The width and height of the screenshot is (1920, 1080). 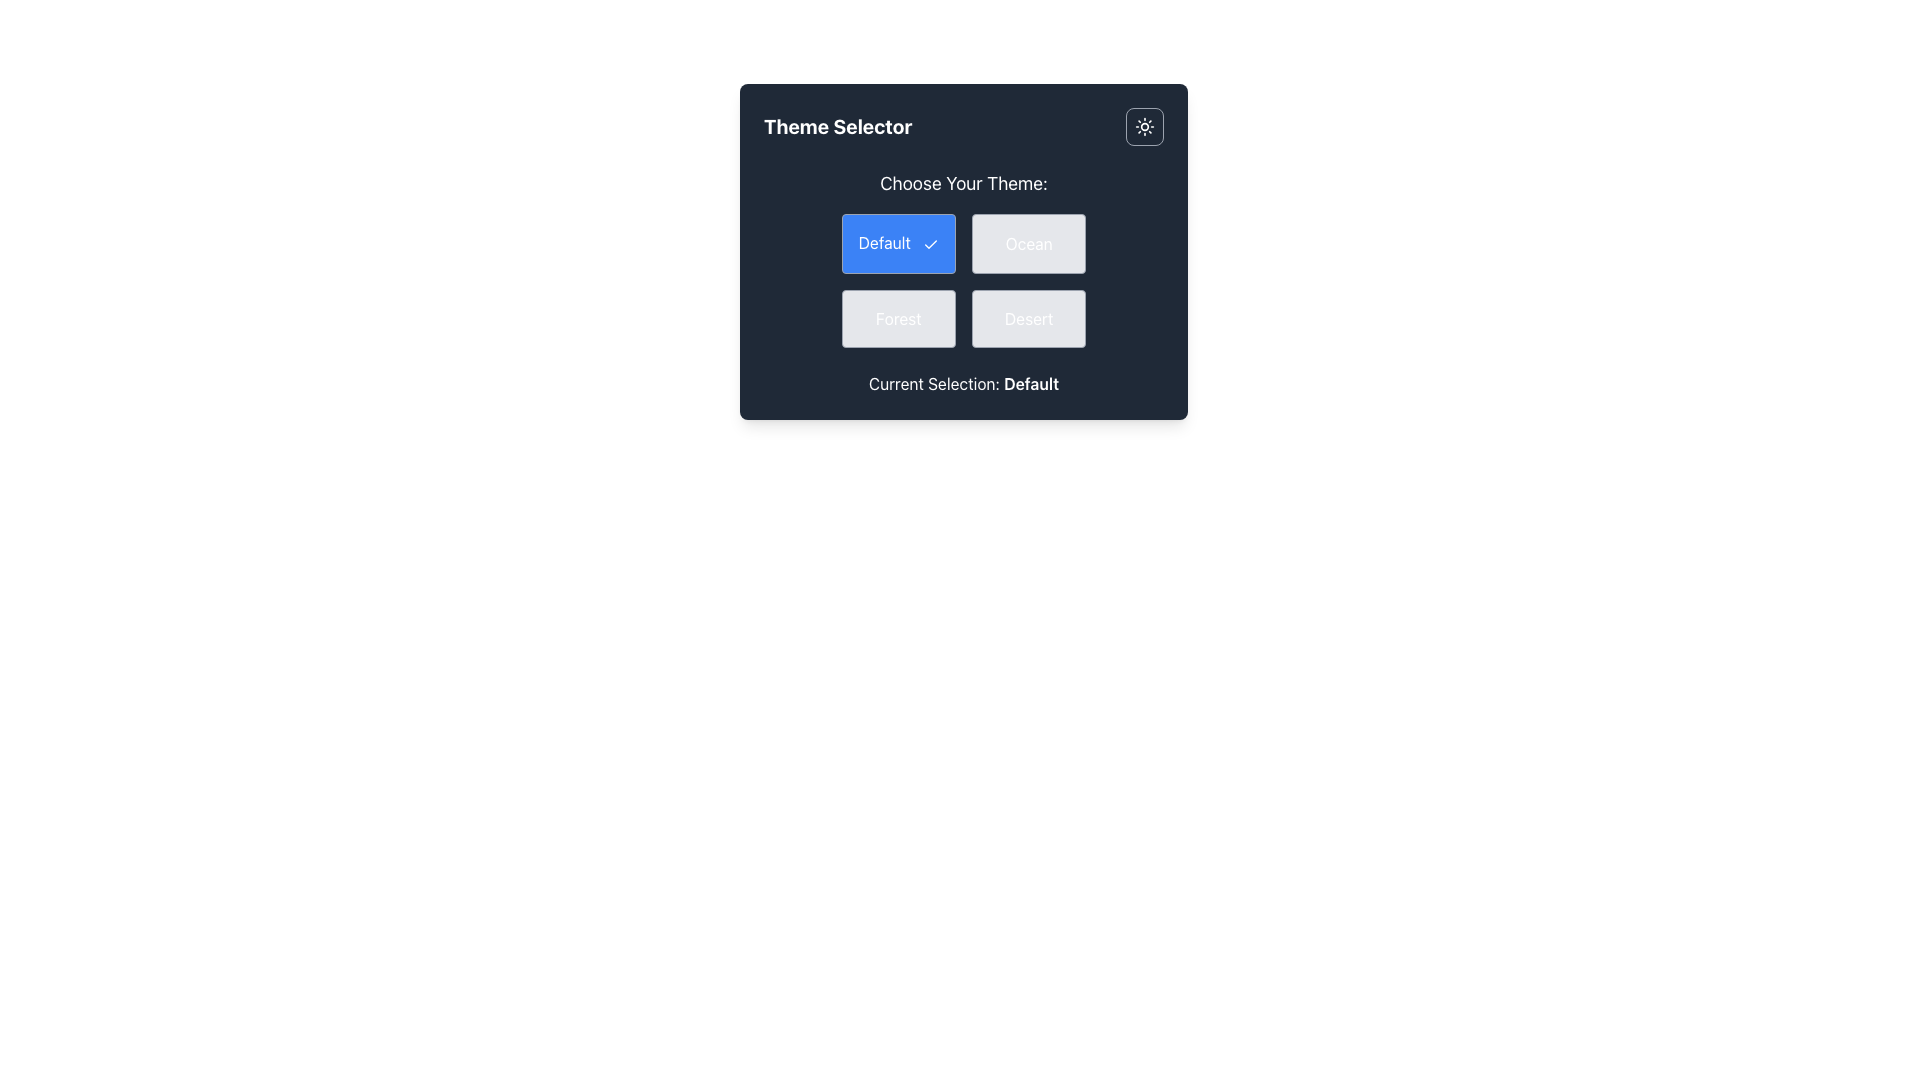 What do you see at coordinates (964, 257) in the screenshot?
I see `the 'Default' button within the 'Choose Your Theme:' section of the Theme Selector` at bounding box center [964, 257].